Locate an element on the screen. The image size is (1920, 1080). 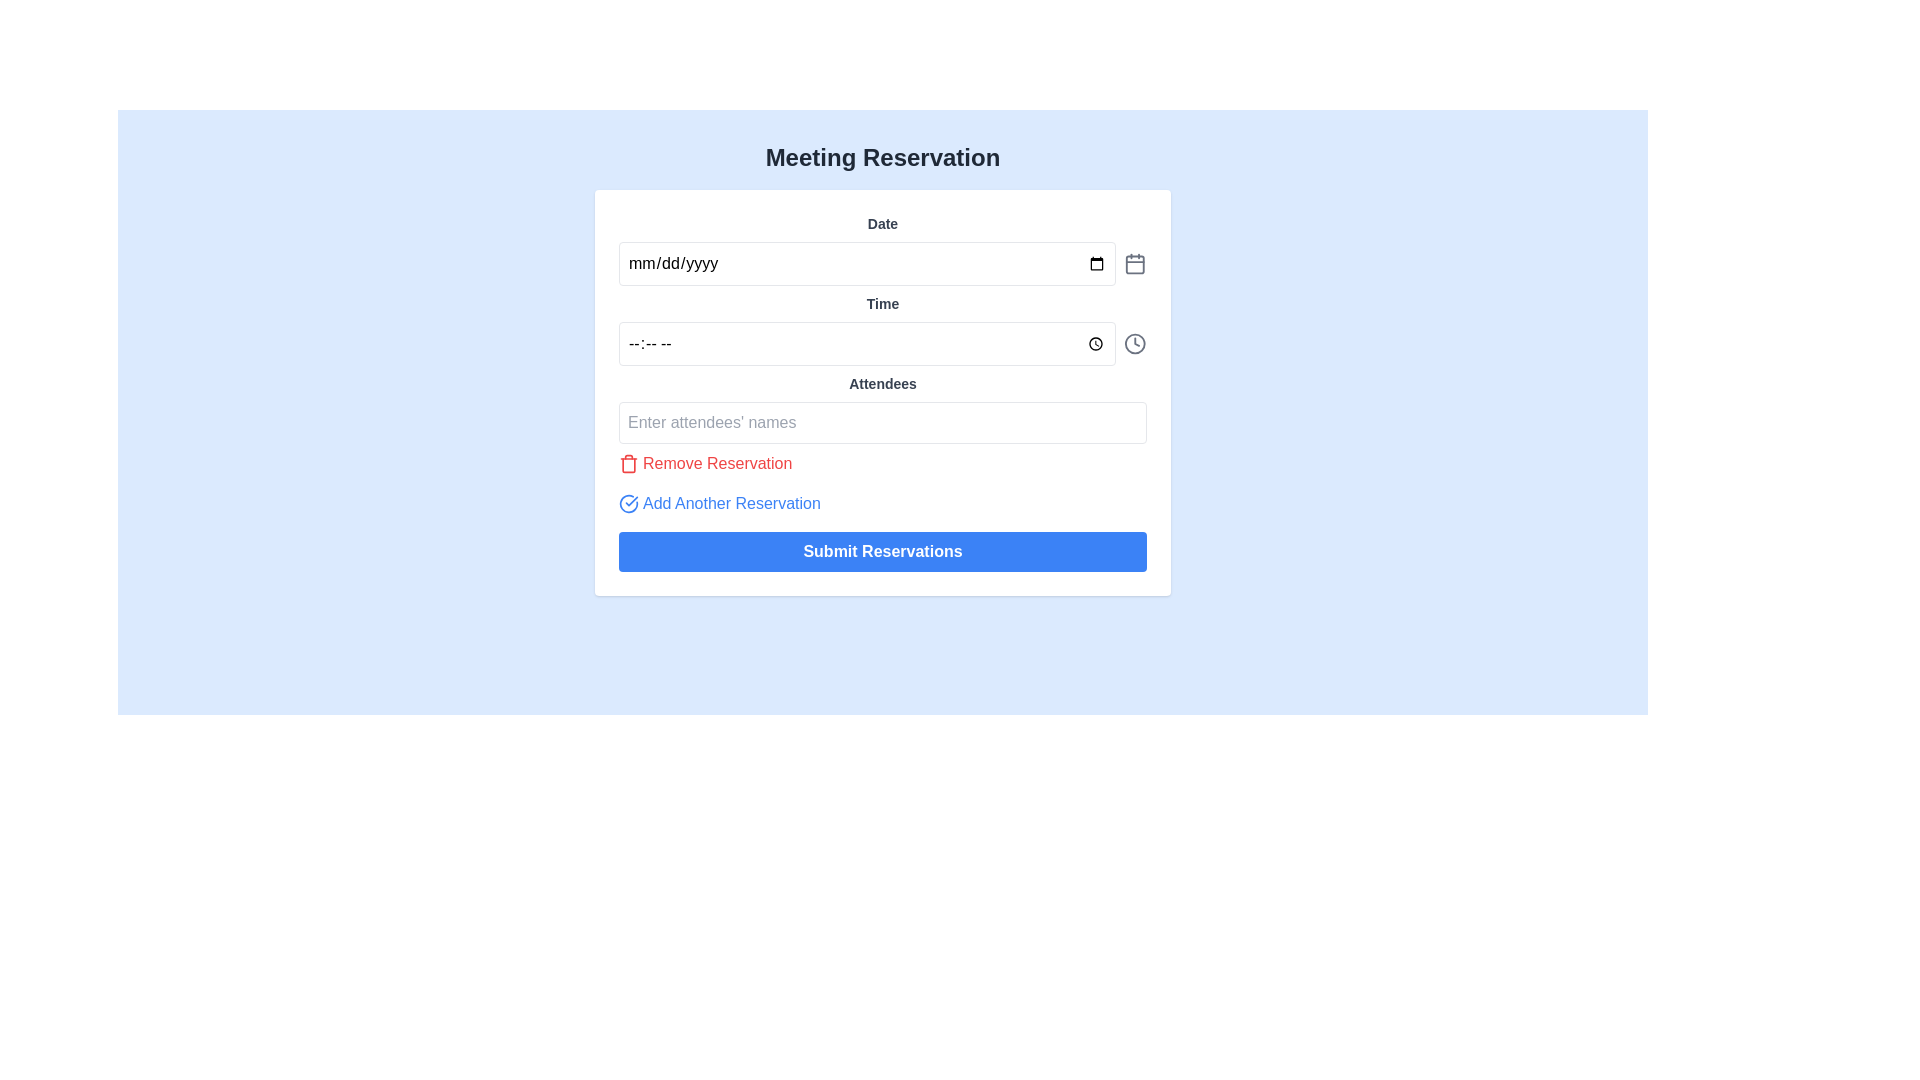
the 'Add Another Reservation' button, which contains an icon to the left of the button text is located at coordinates (627, 503).